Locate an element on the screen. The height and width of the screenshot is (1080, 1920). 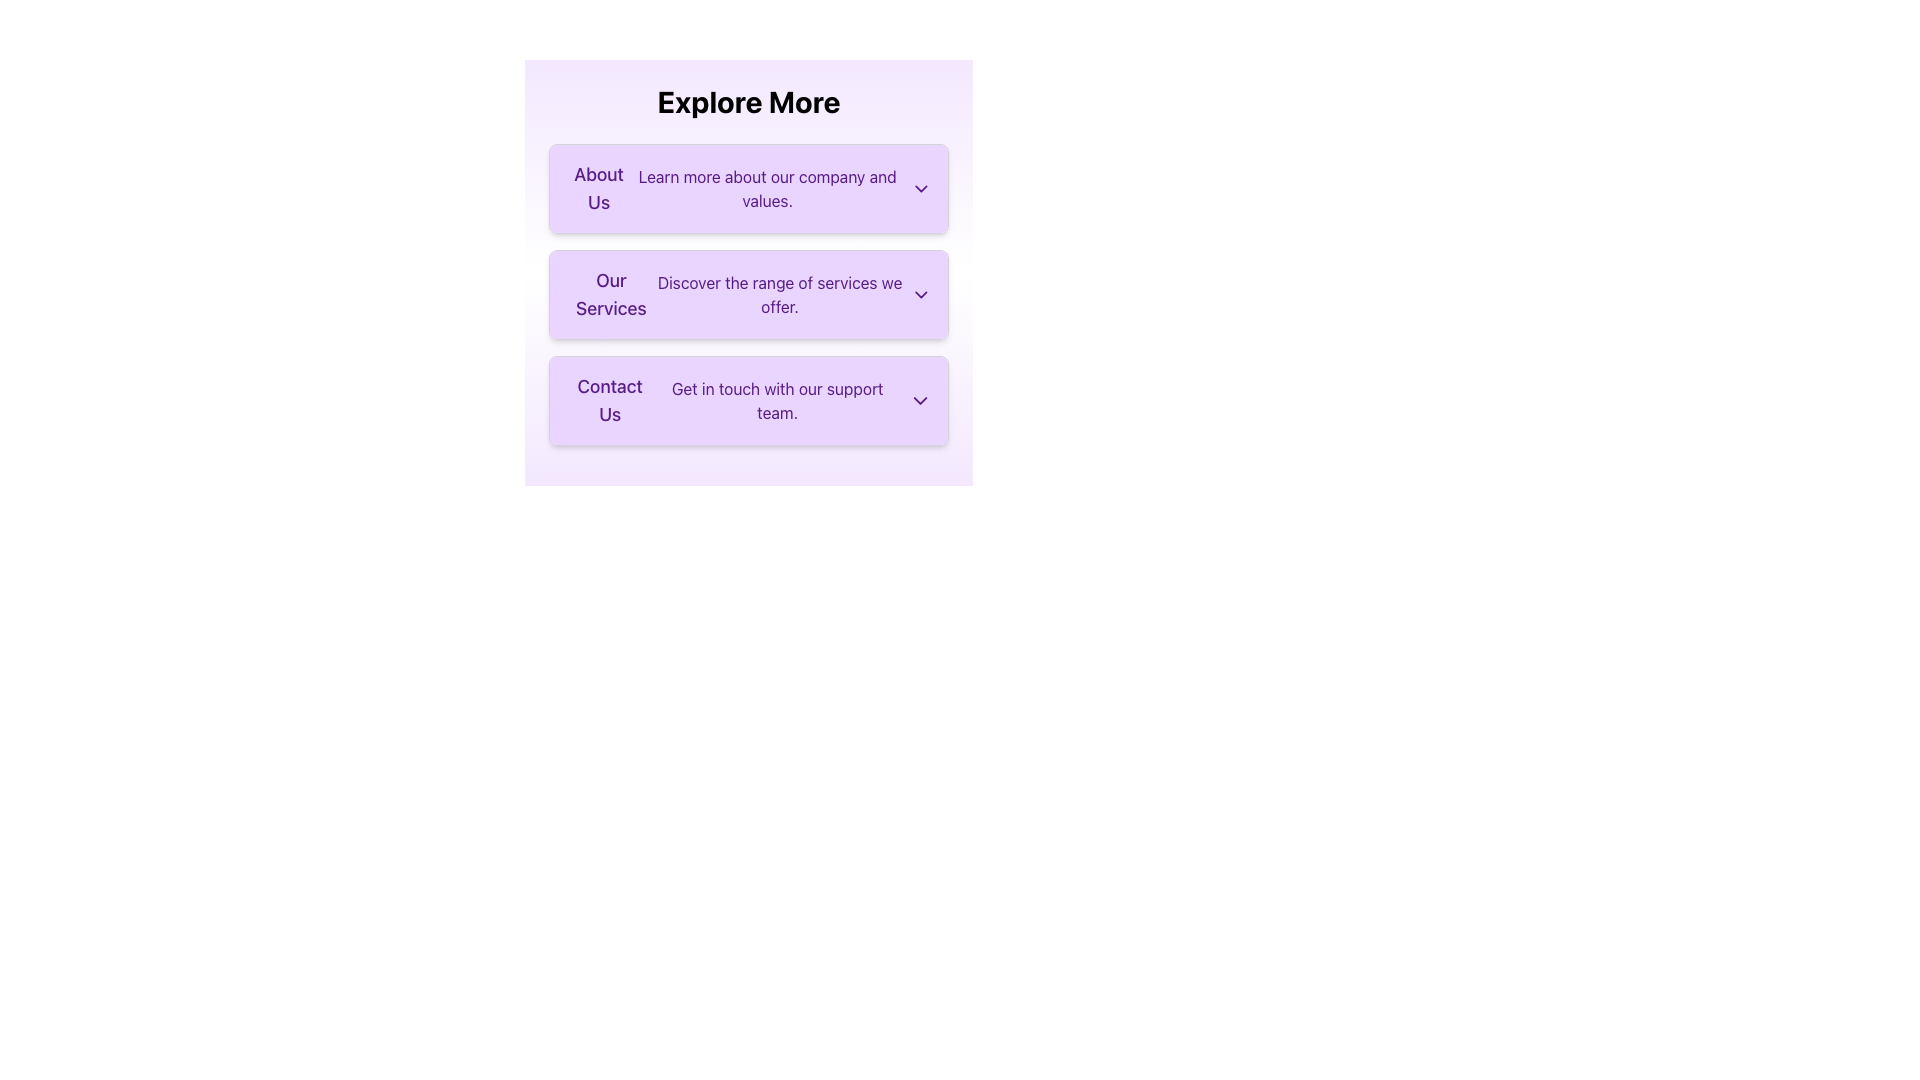
the second card in the vertical stack under the 'Explore More' header is located at coordinates (747, 294).